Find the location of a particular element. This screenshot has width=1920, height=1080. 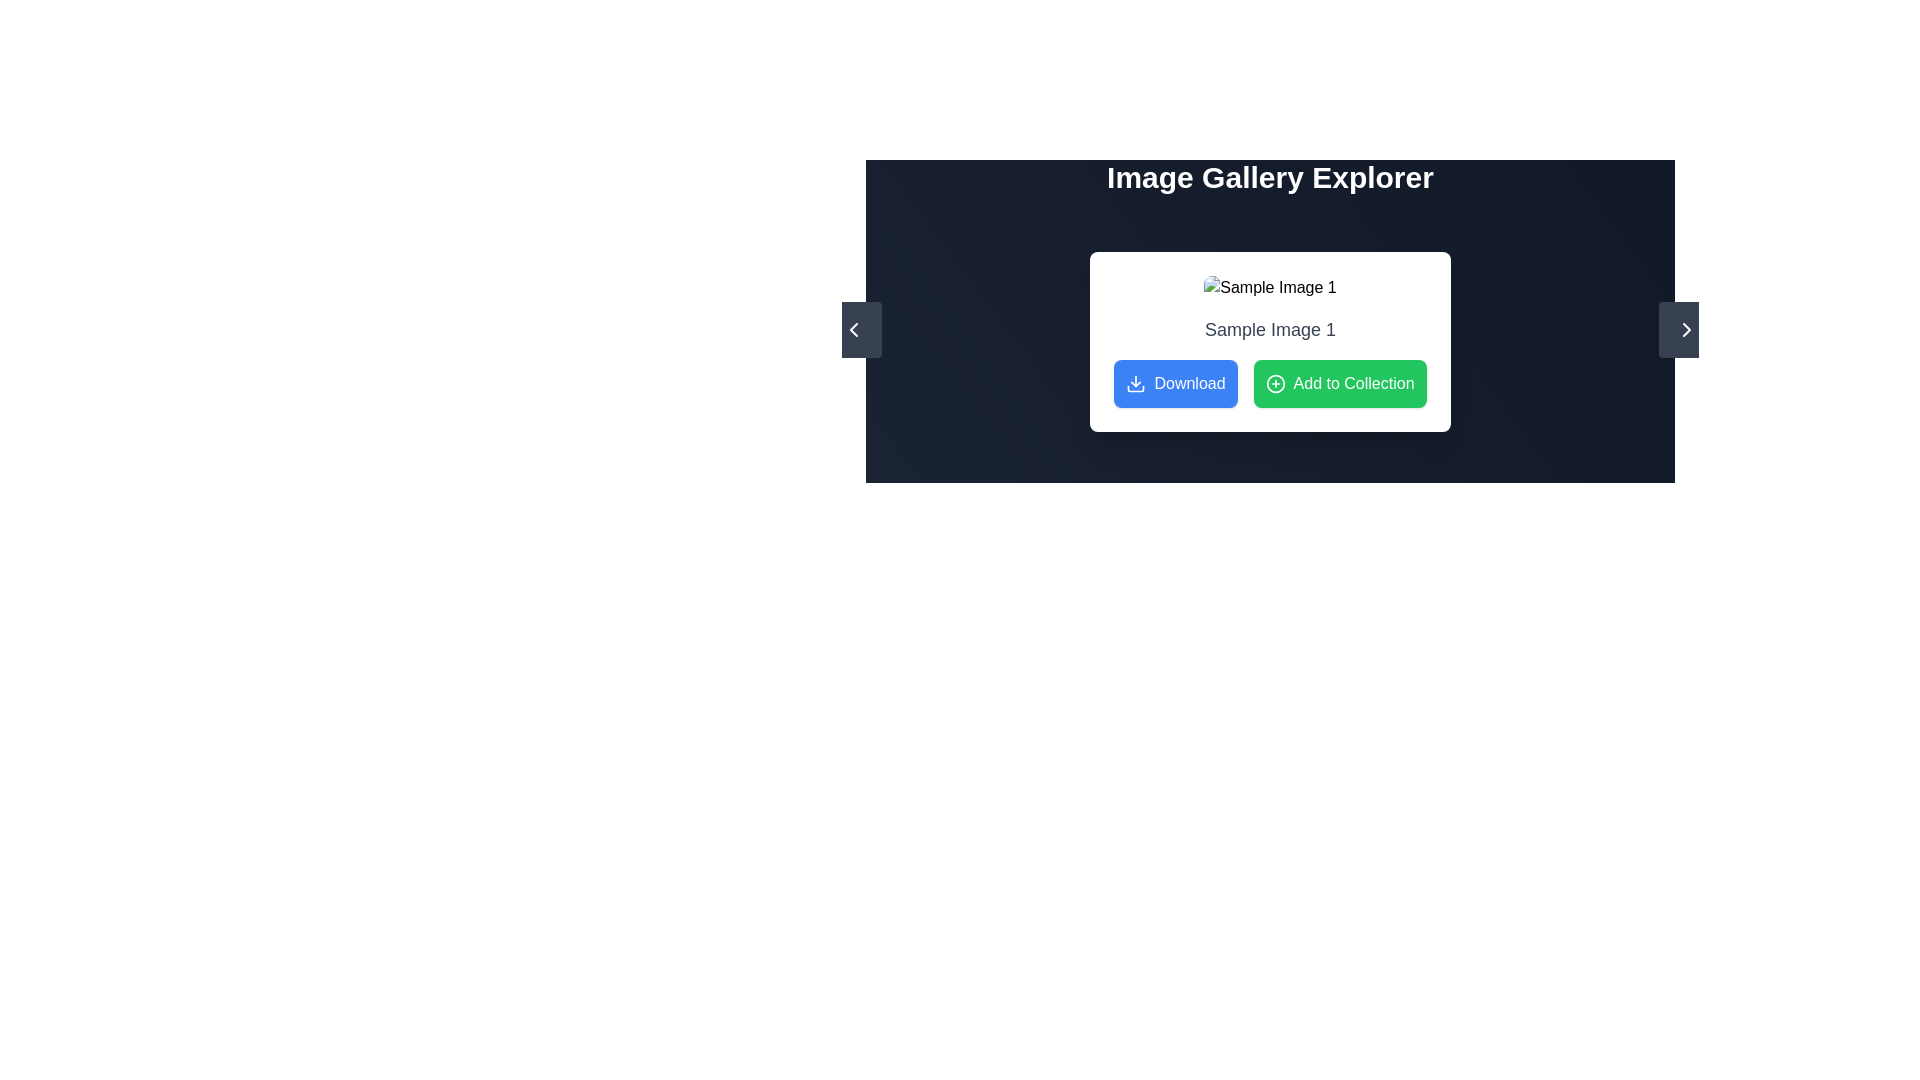

the circular SVG element located within the green 'Add to Collection' section at the bottom-center of the interface is located at coordinates (1274, 384).